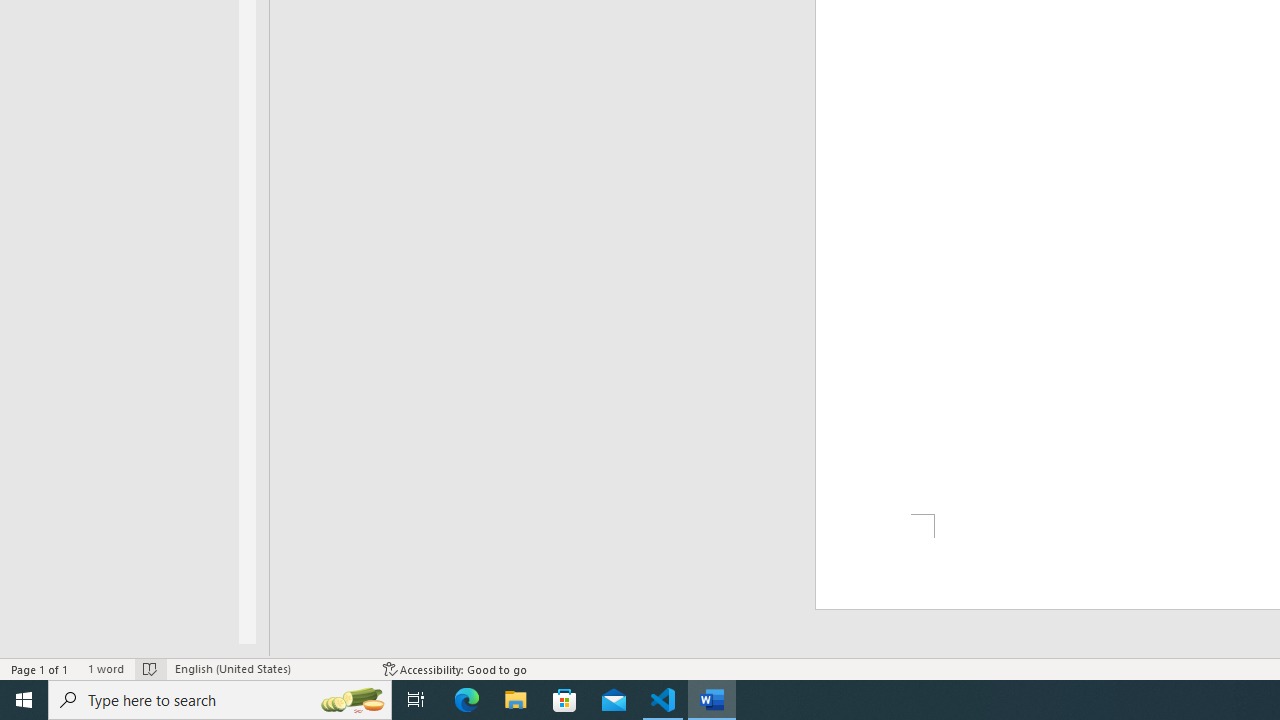 This screenshot has width=1280, height=720. Describe the element at coordinates (149, 669) in the screenshot. I see `'Spelling and Grammar Check No Errors'` at that location.